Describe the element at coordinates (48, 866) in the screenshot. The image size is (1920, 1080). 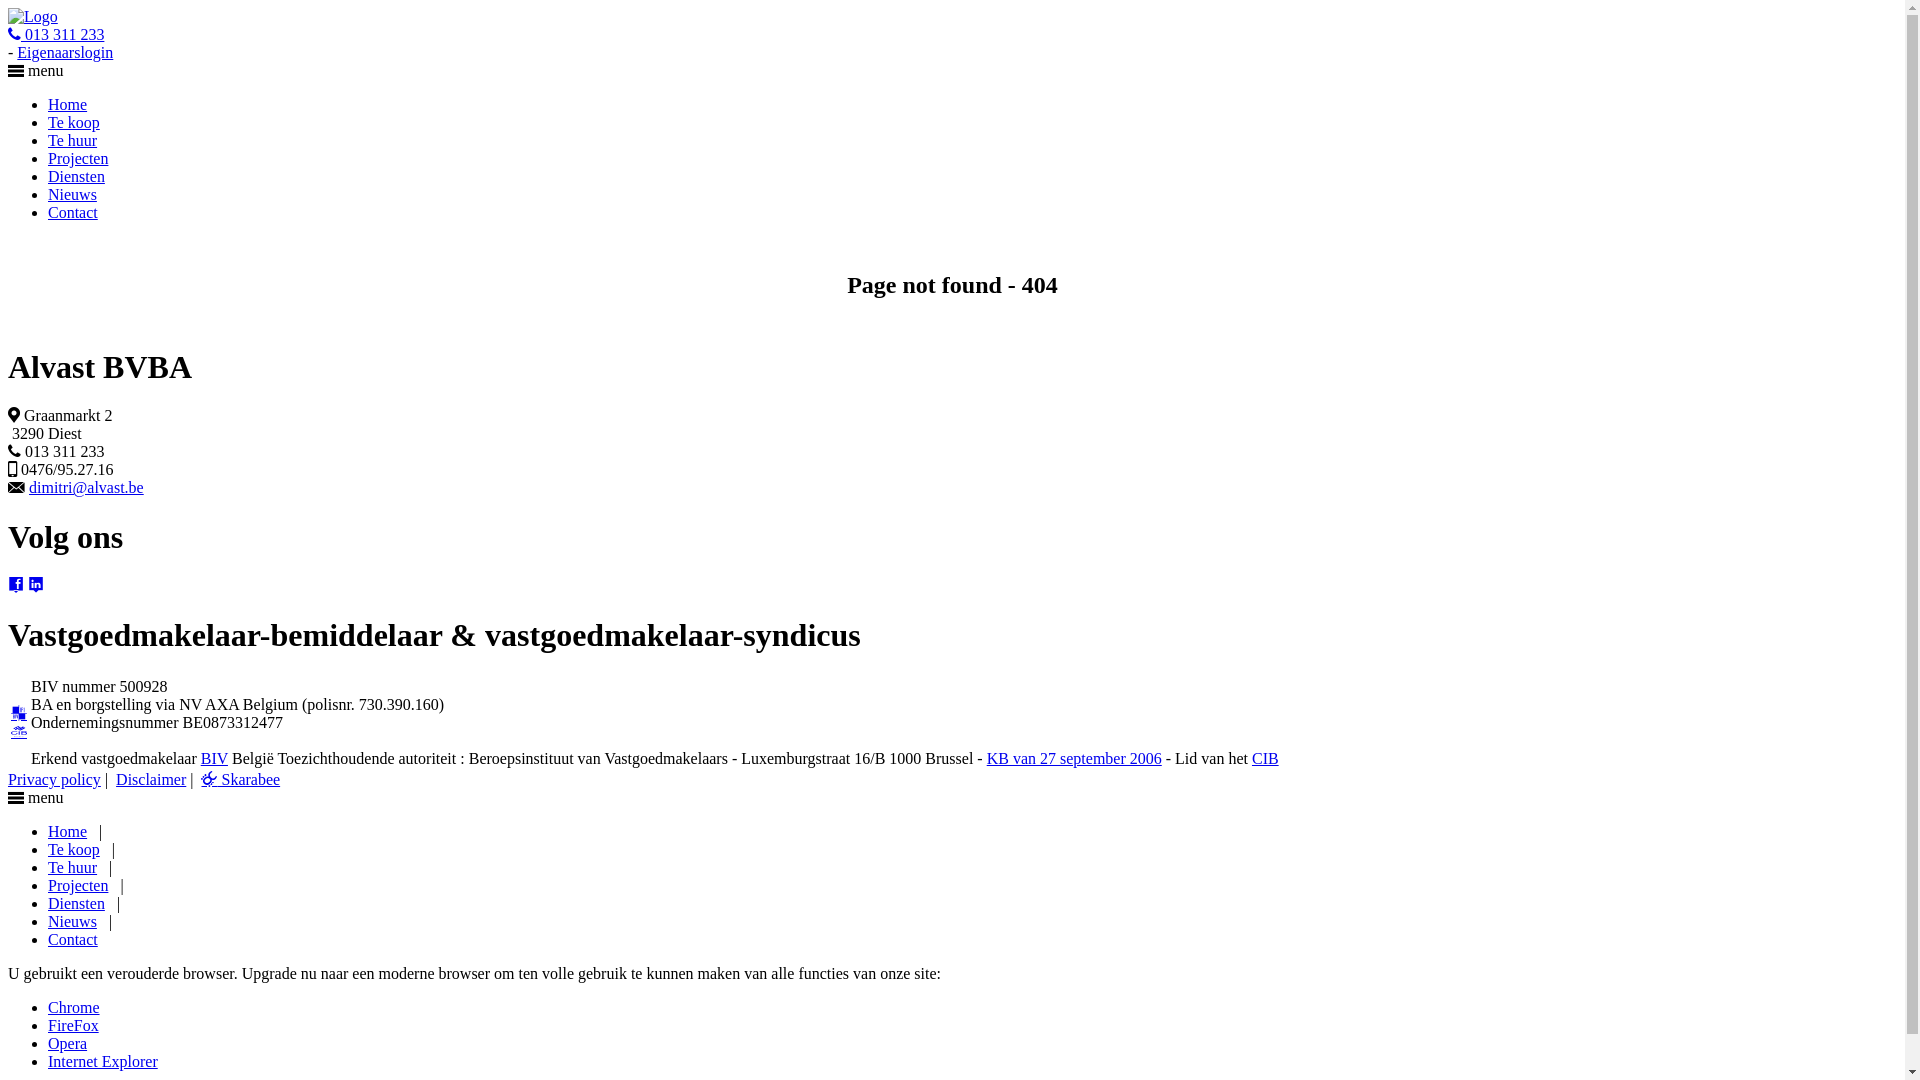
I see `'Te huur'` at that location.